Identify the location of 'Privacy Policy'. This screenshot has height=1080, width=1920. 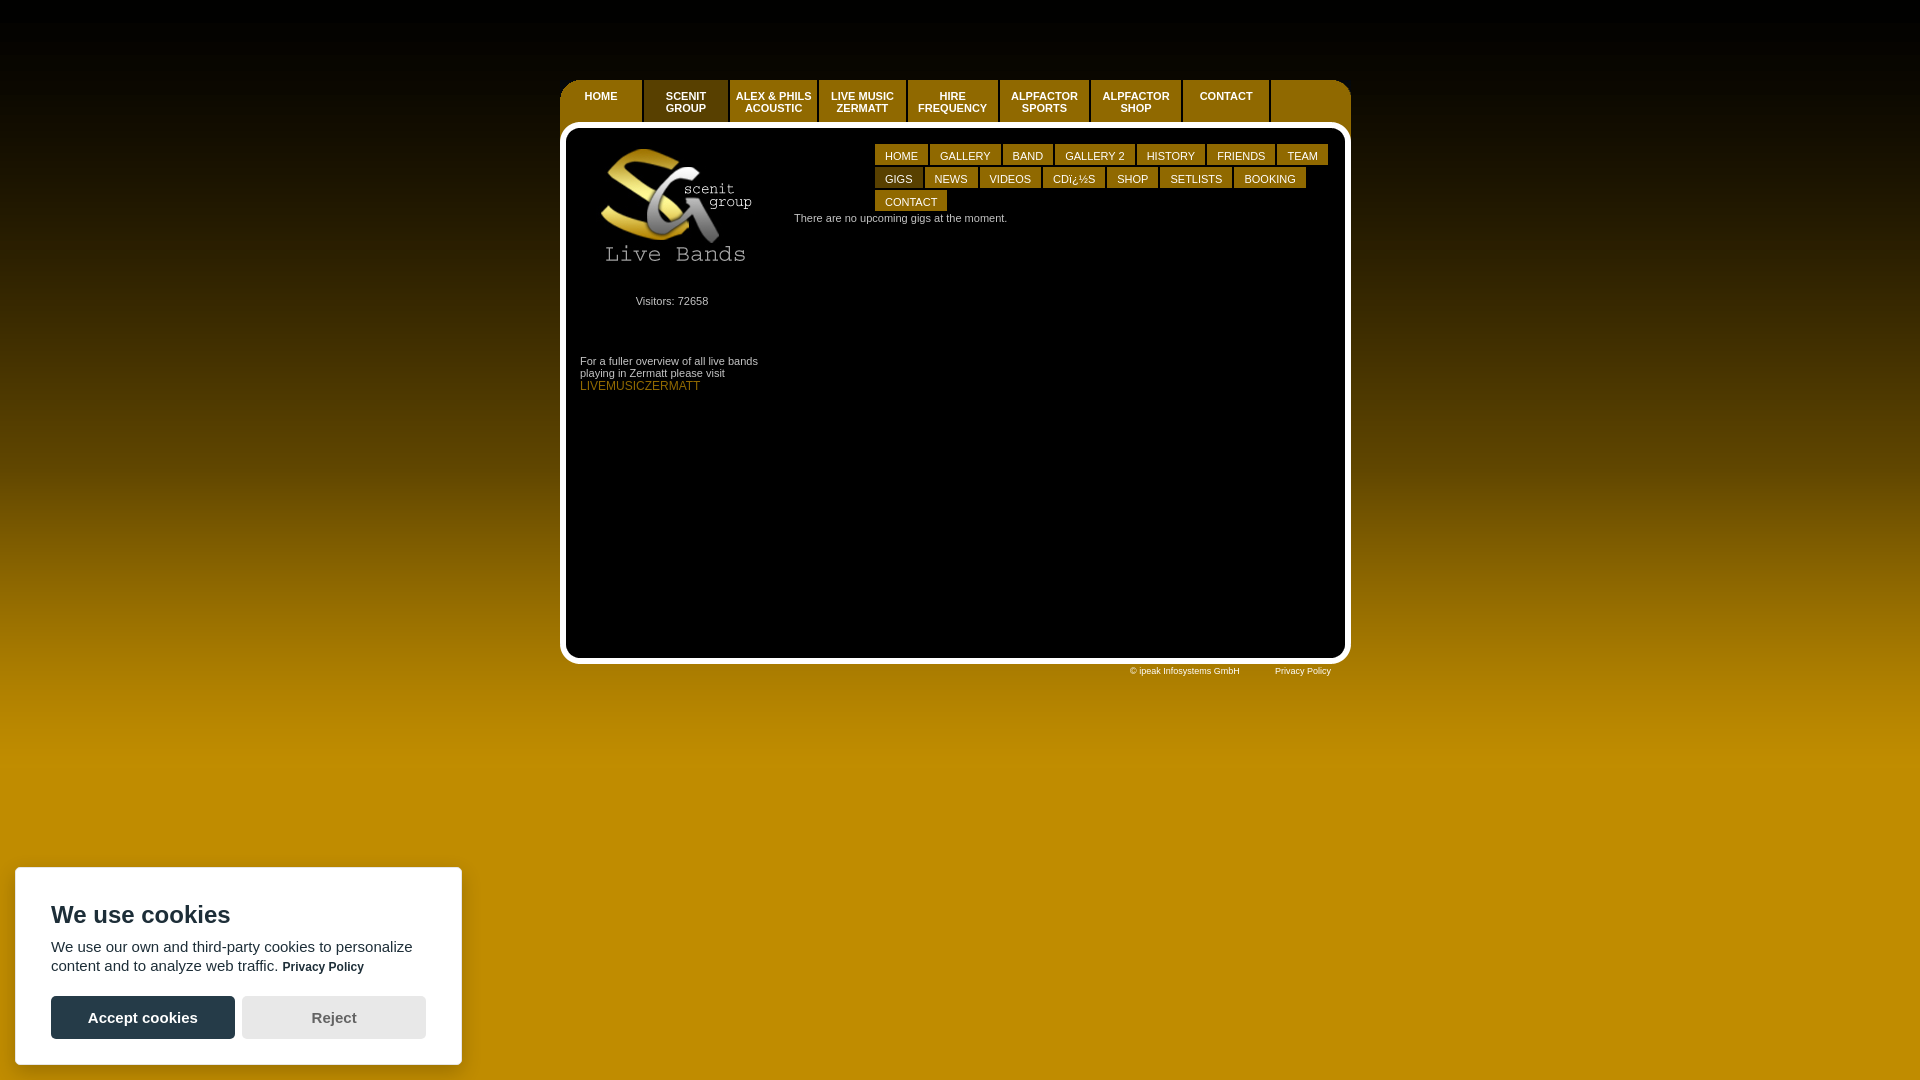
(1274, 671).